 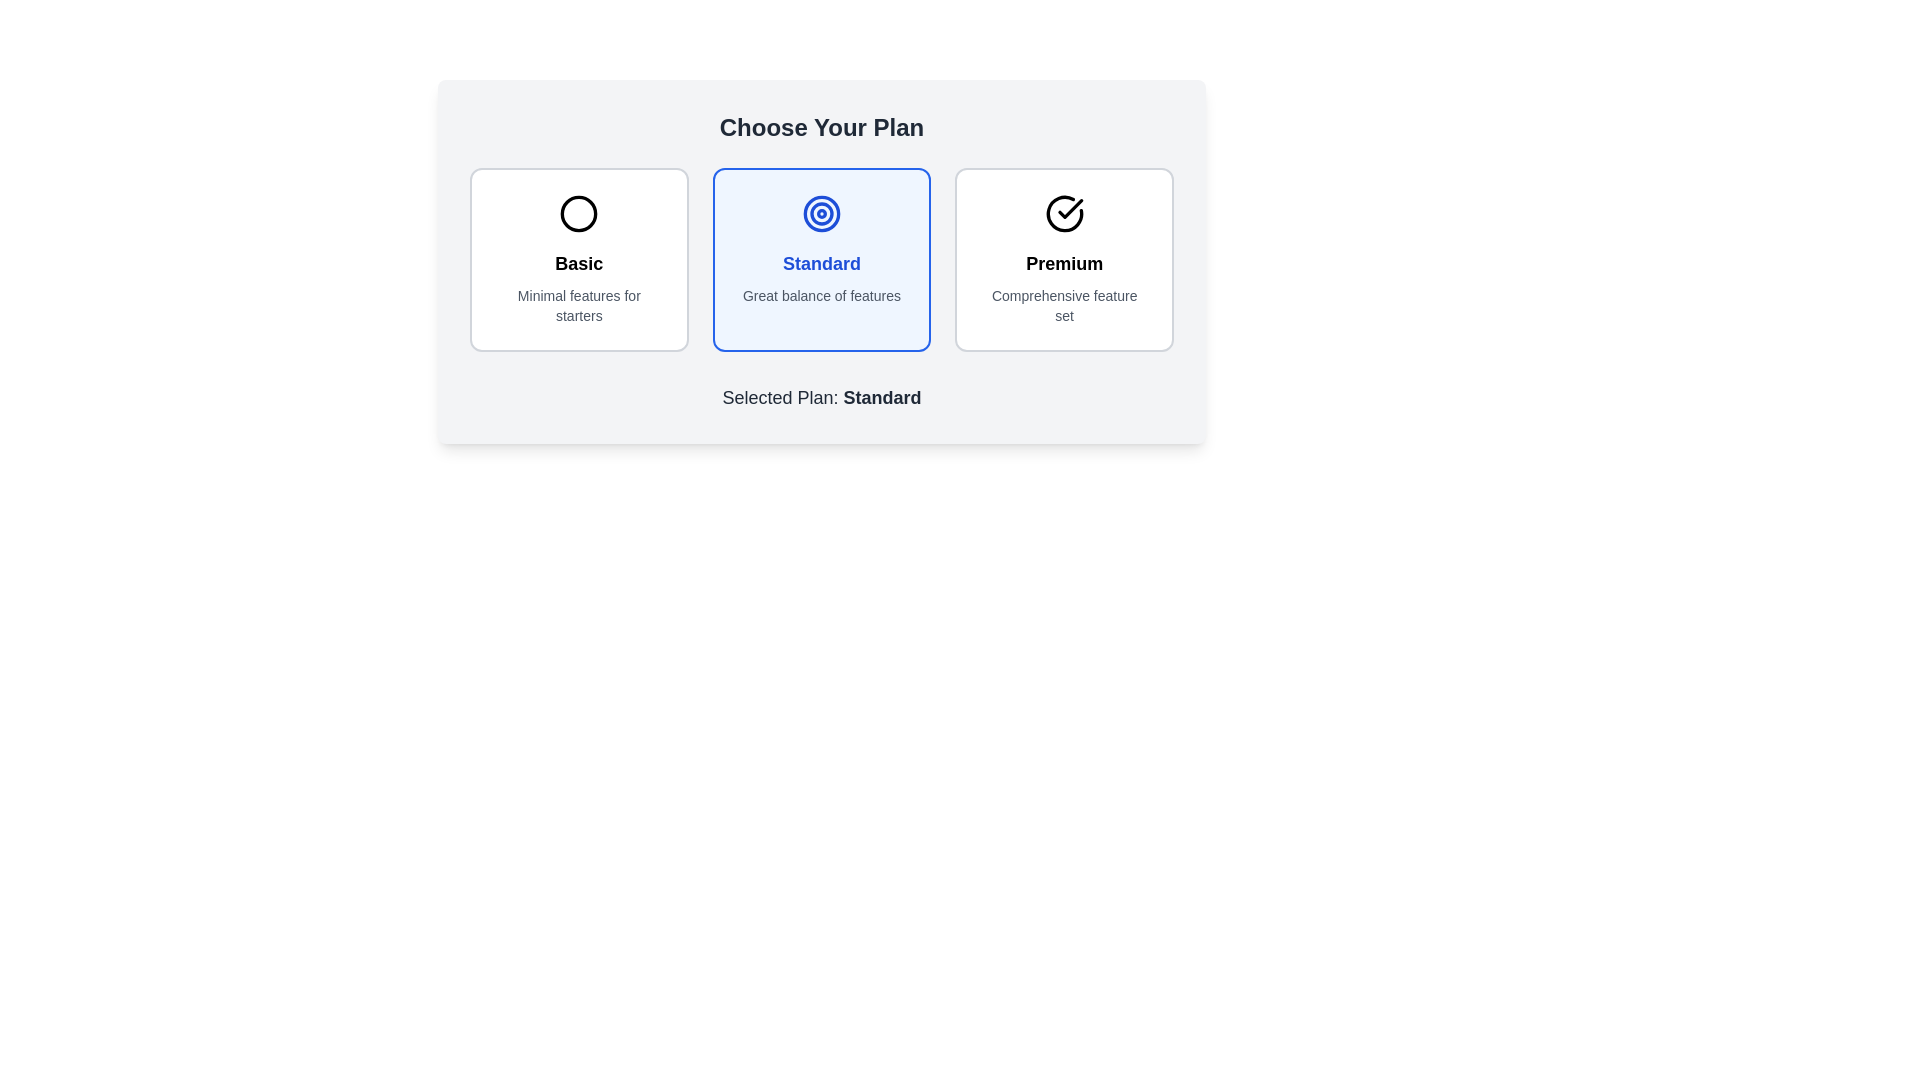 I want to click on the Static Text element displaying 'Standard' which is part of the phrase 'Selected Plan: Standard', positioned below the section title 'Choose Your Plan', so click(x=881, y=397).